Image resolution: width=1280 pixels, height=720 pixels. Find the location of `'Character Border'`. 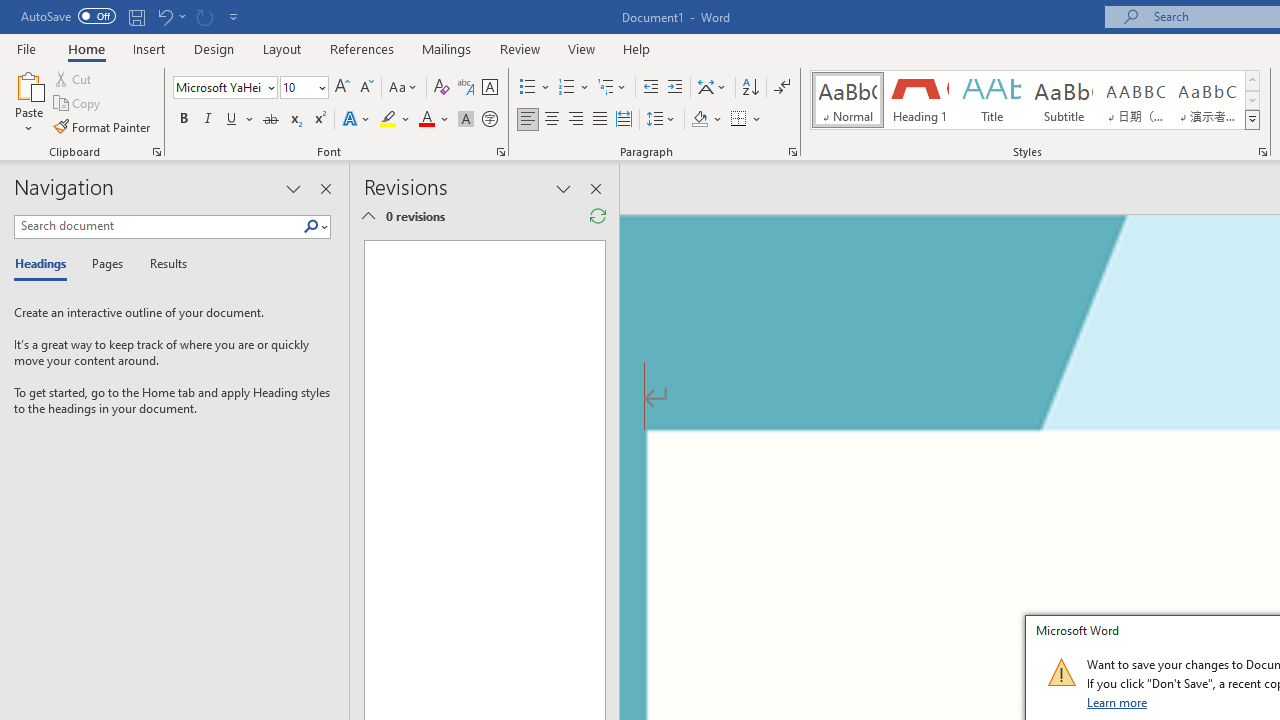

'Character Border' is located at coordinates (489, 86).